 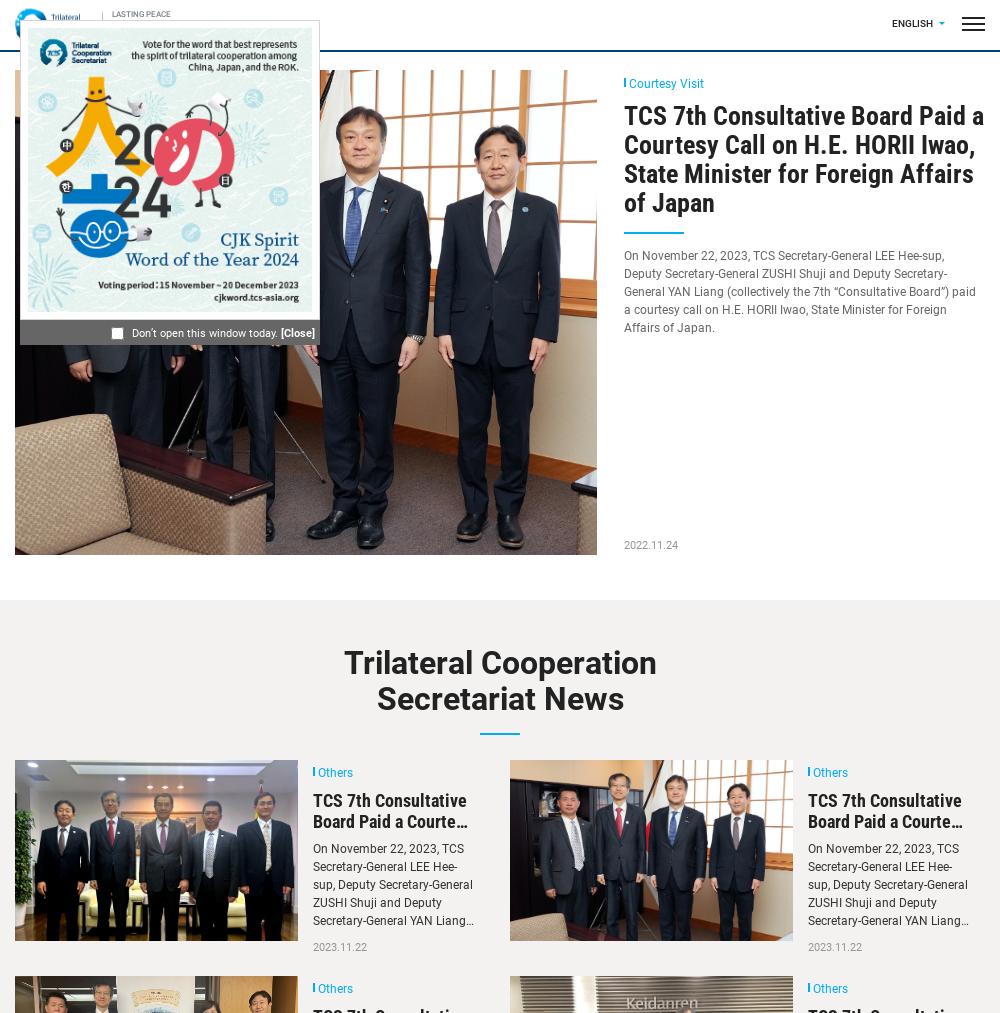 What do you see at coordinates (800, 291) in the screenshot?
I see `'On November 22, 2023, TCS Secretary-General LEE Hee-sup, Deputy Secretary-General ZUSHI Shuji and Deputy Secretary-General YAN Liang (collectively the 7th “Consultative Board”) paid a courtesy call on H.E. HORII Iwao, State Minister for Foreign Affairs of Japan.'` at bounding box center [800, 291].